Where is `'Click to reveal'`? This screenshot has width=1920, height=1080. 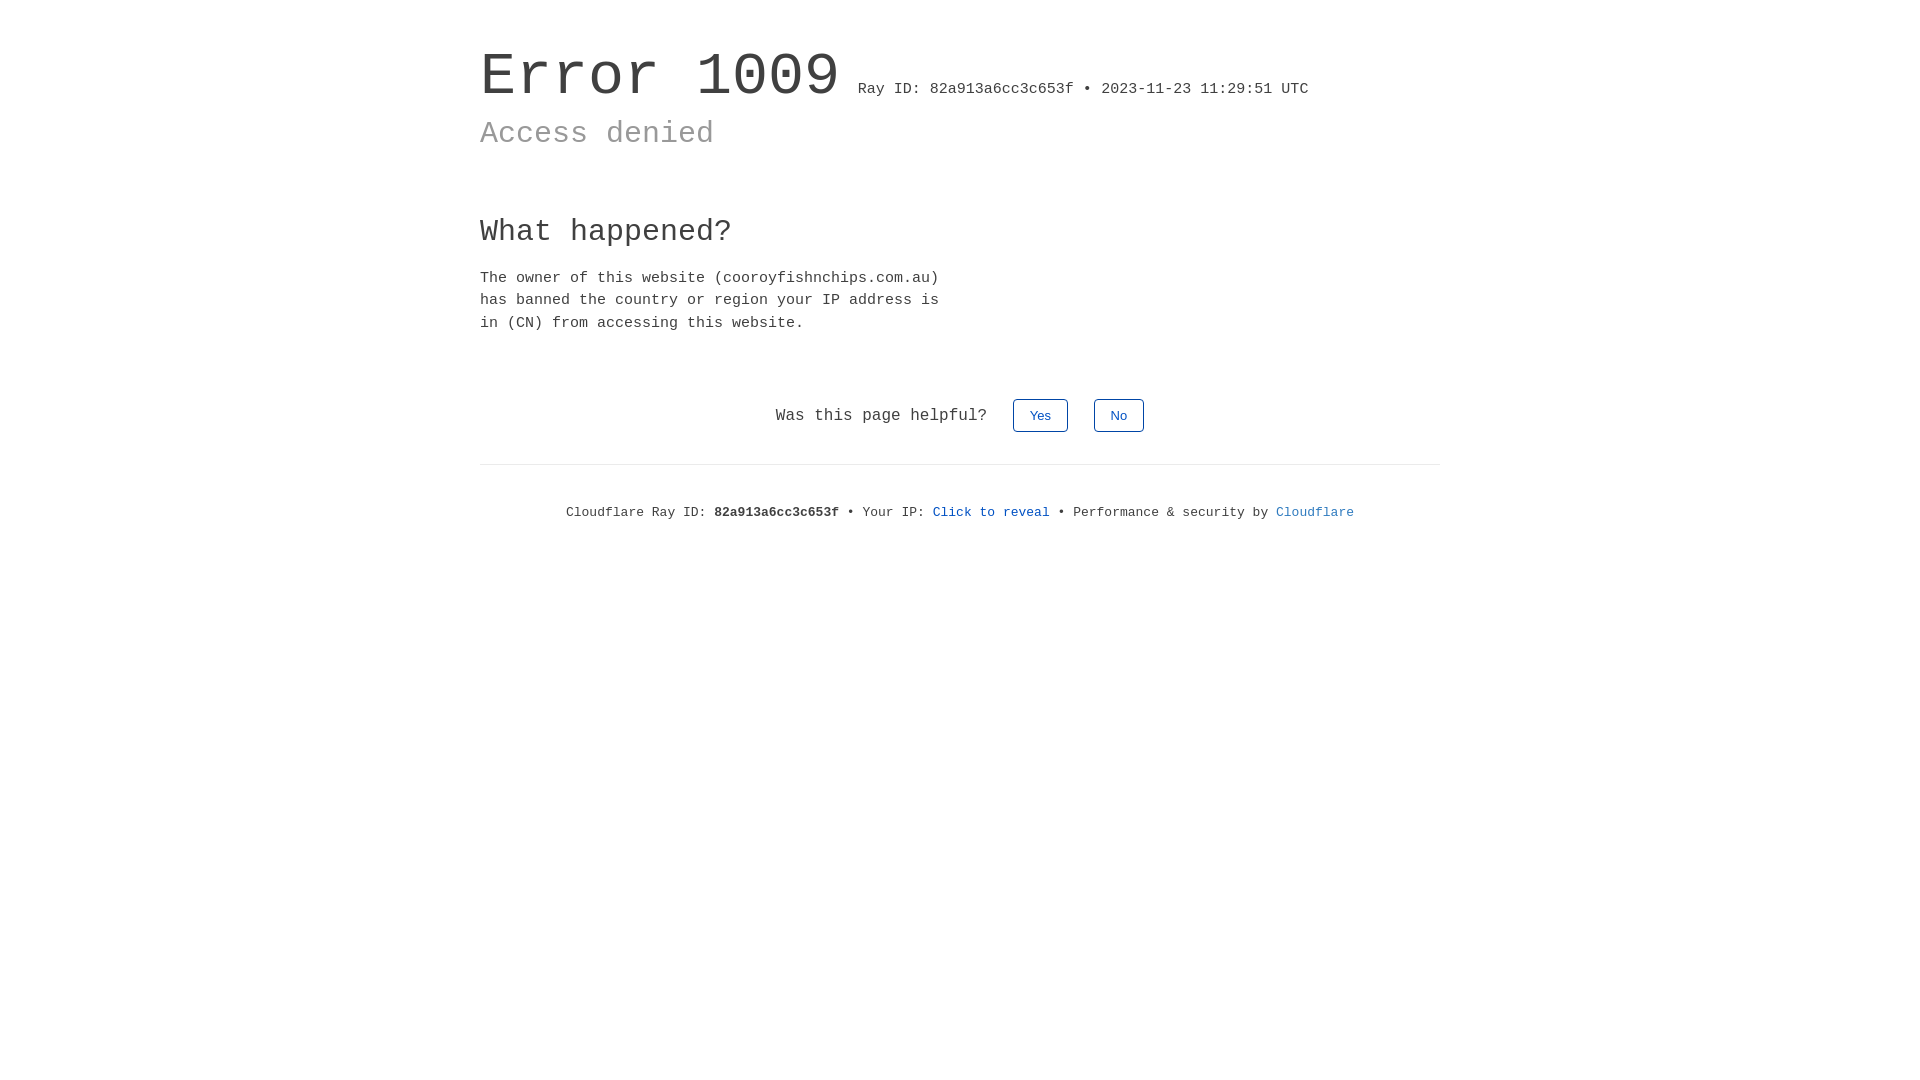
'Click to reveal' is located at coordinates (991, 511).